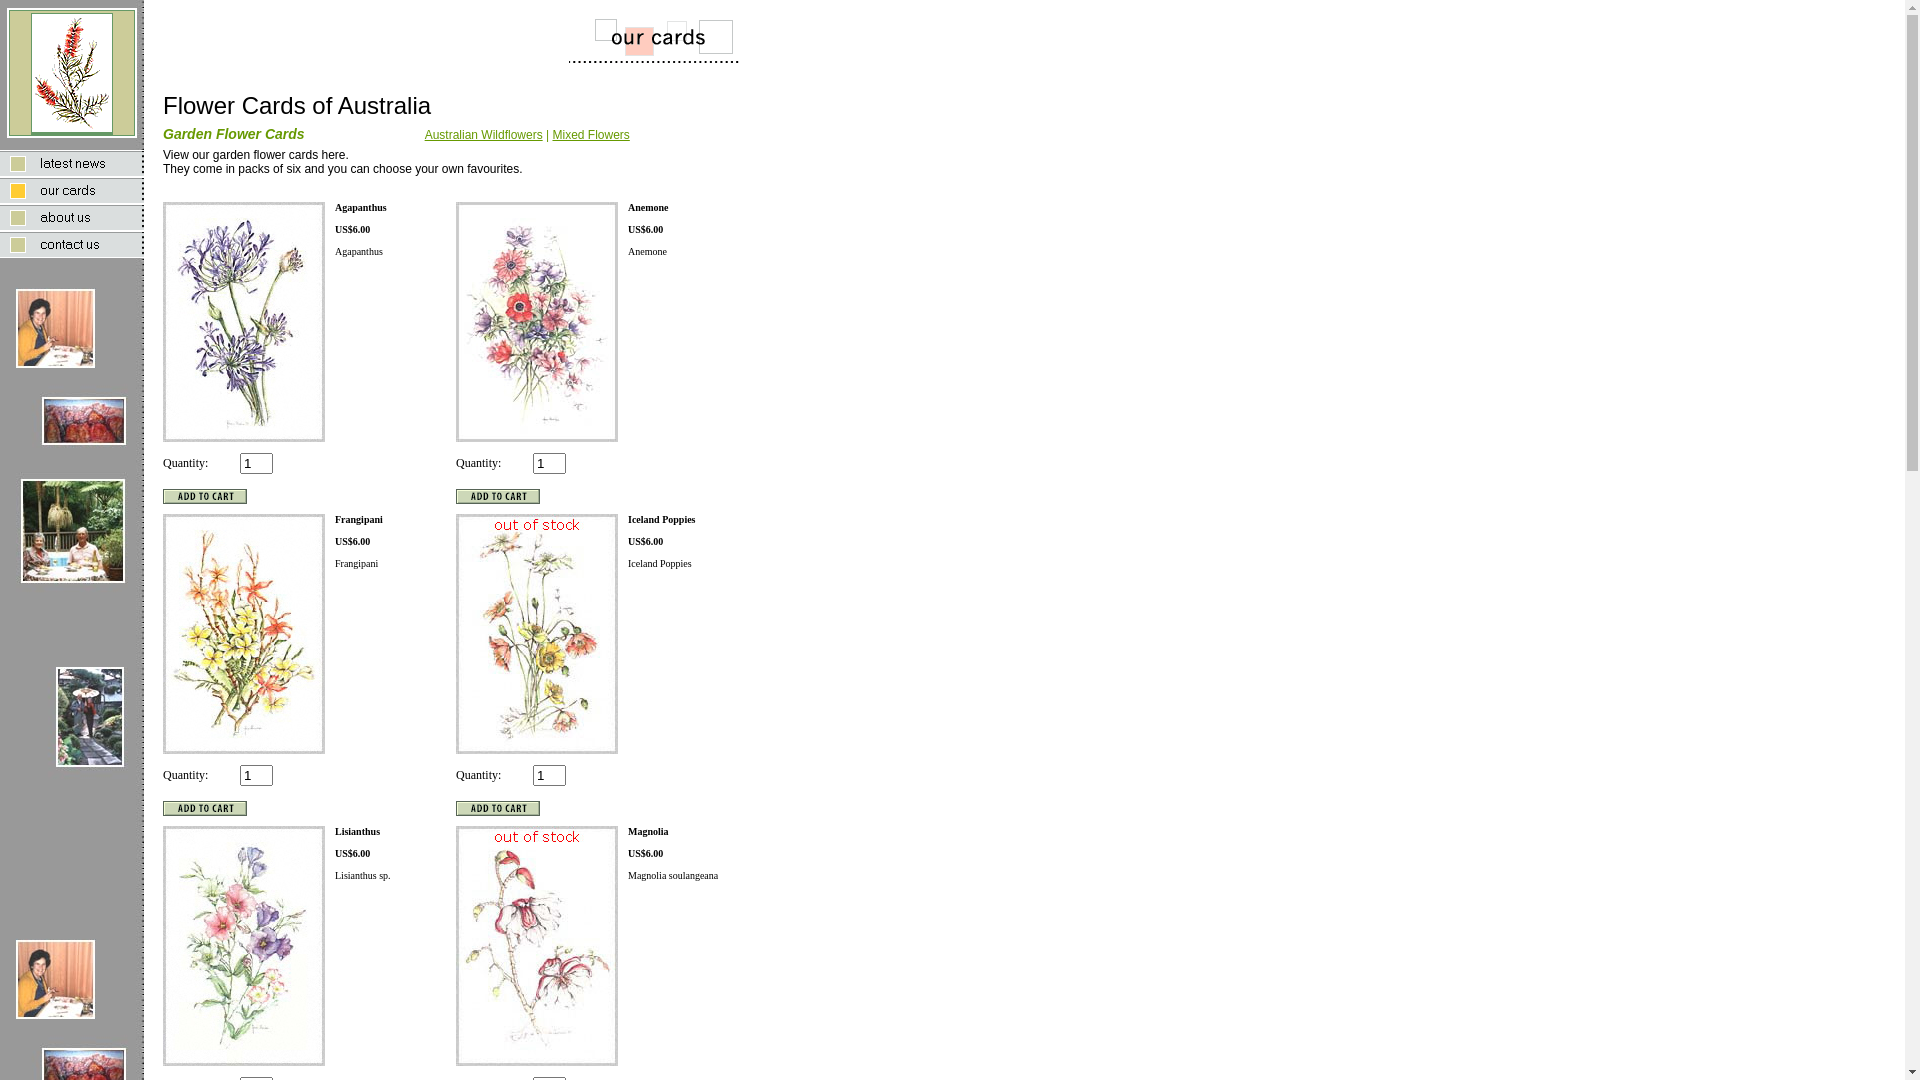 This screenshot has height=1080, width=1920. Describe the element at coordinates (424, 135) in the screenshot. I see `'Australian Wildflowers'` at that location.